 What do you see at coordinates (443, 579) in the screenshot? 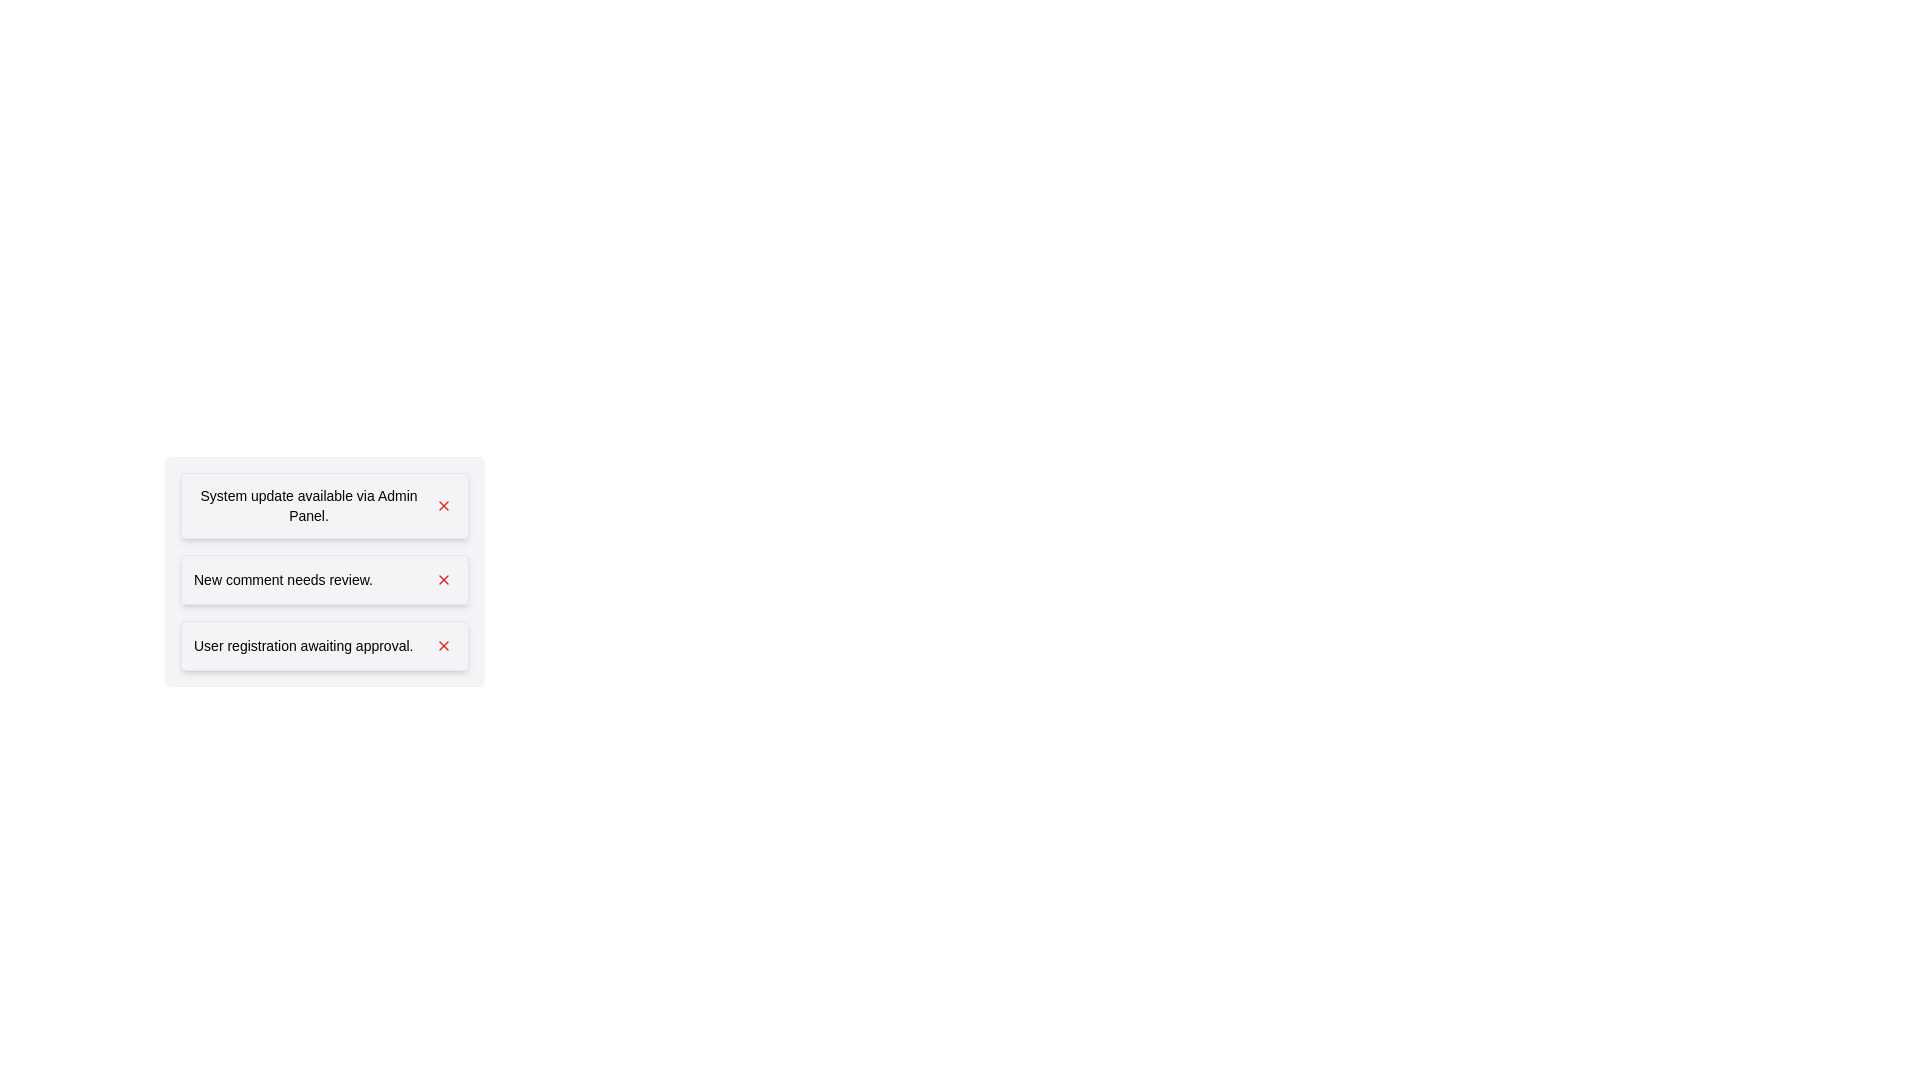
I see `the second 'X' icon in the vertical stack of three message cards` at bounding box center [443, 579].